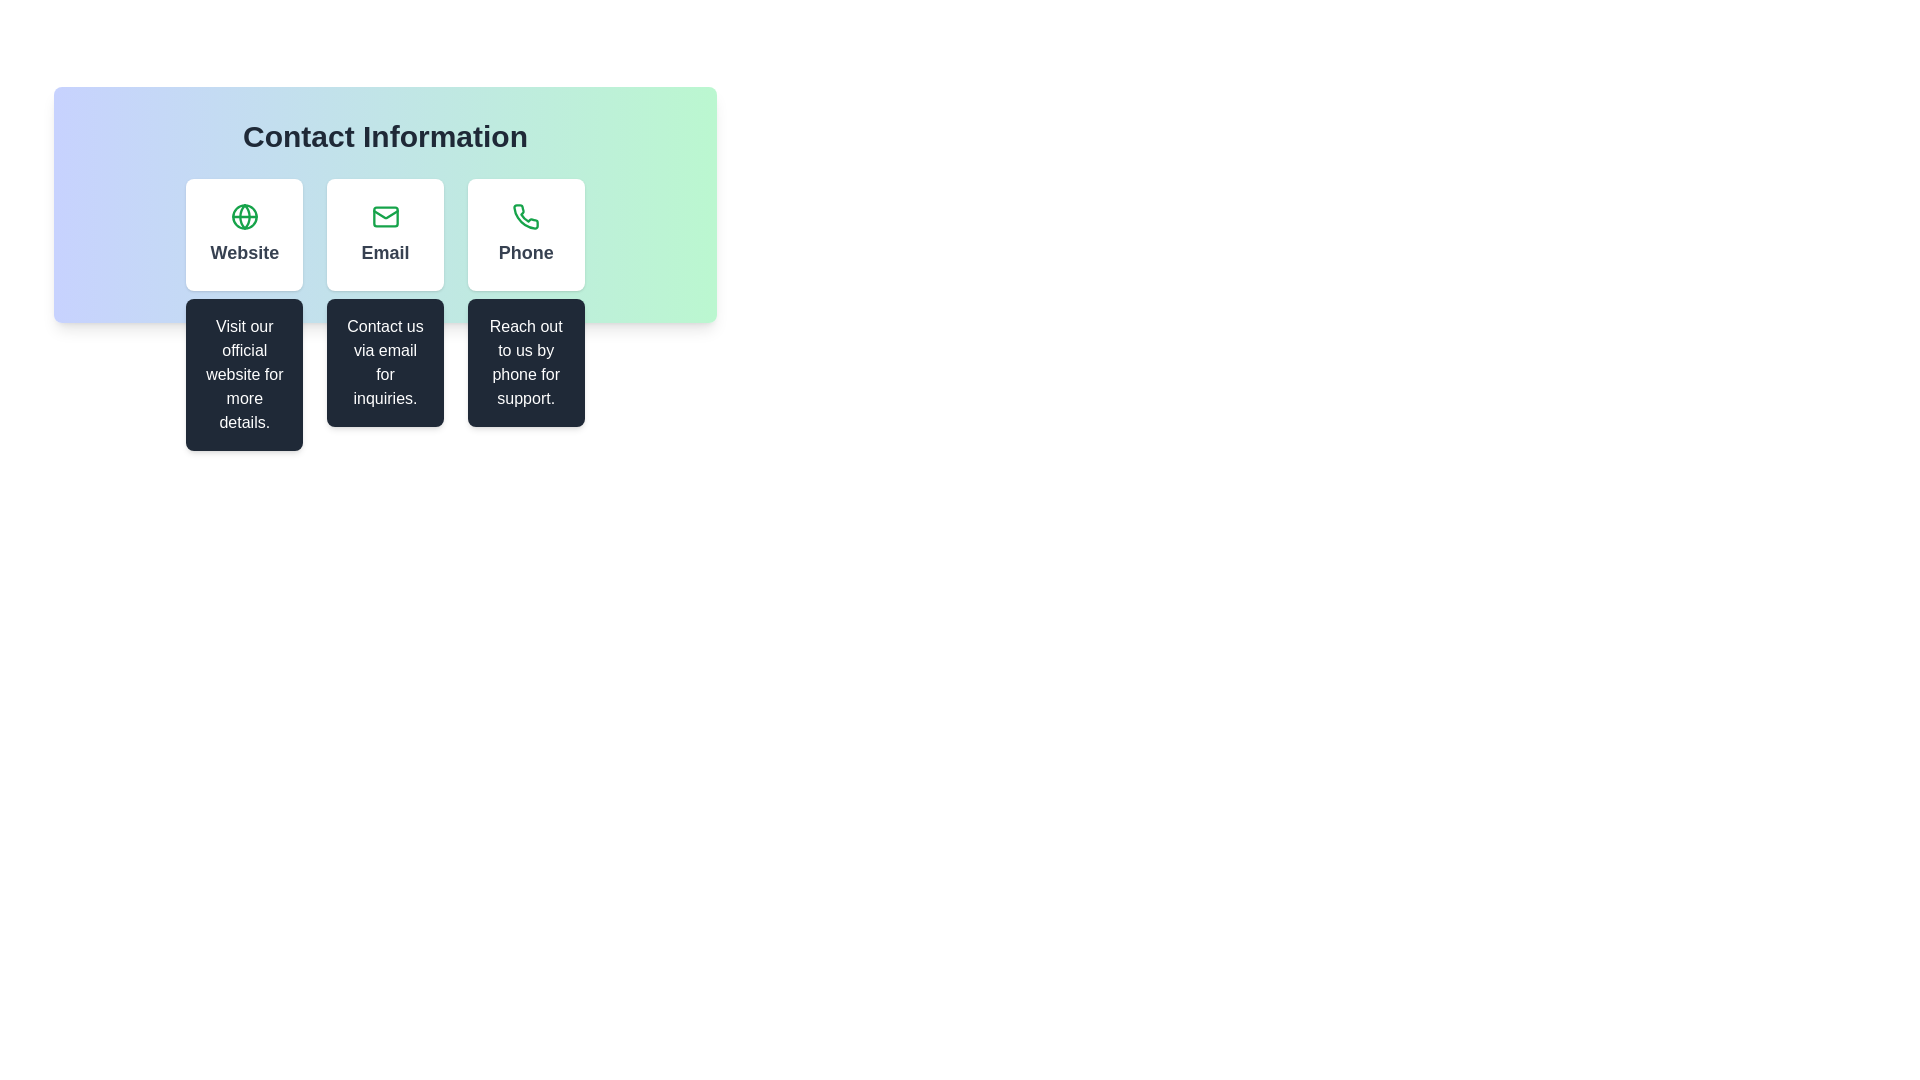  What do you see at coordinates (526, 216) in the screenshot?
I see `the green telephone handset icon representing phone functionality, located in the third column under the 'Contact Information' heading` at bounding box center [526, 216].